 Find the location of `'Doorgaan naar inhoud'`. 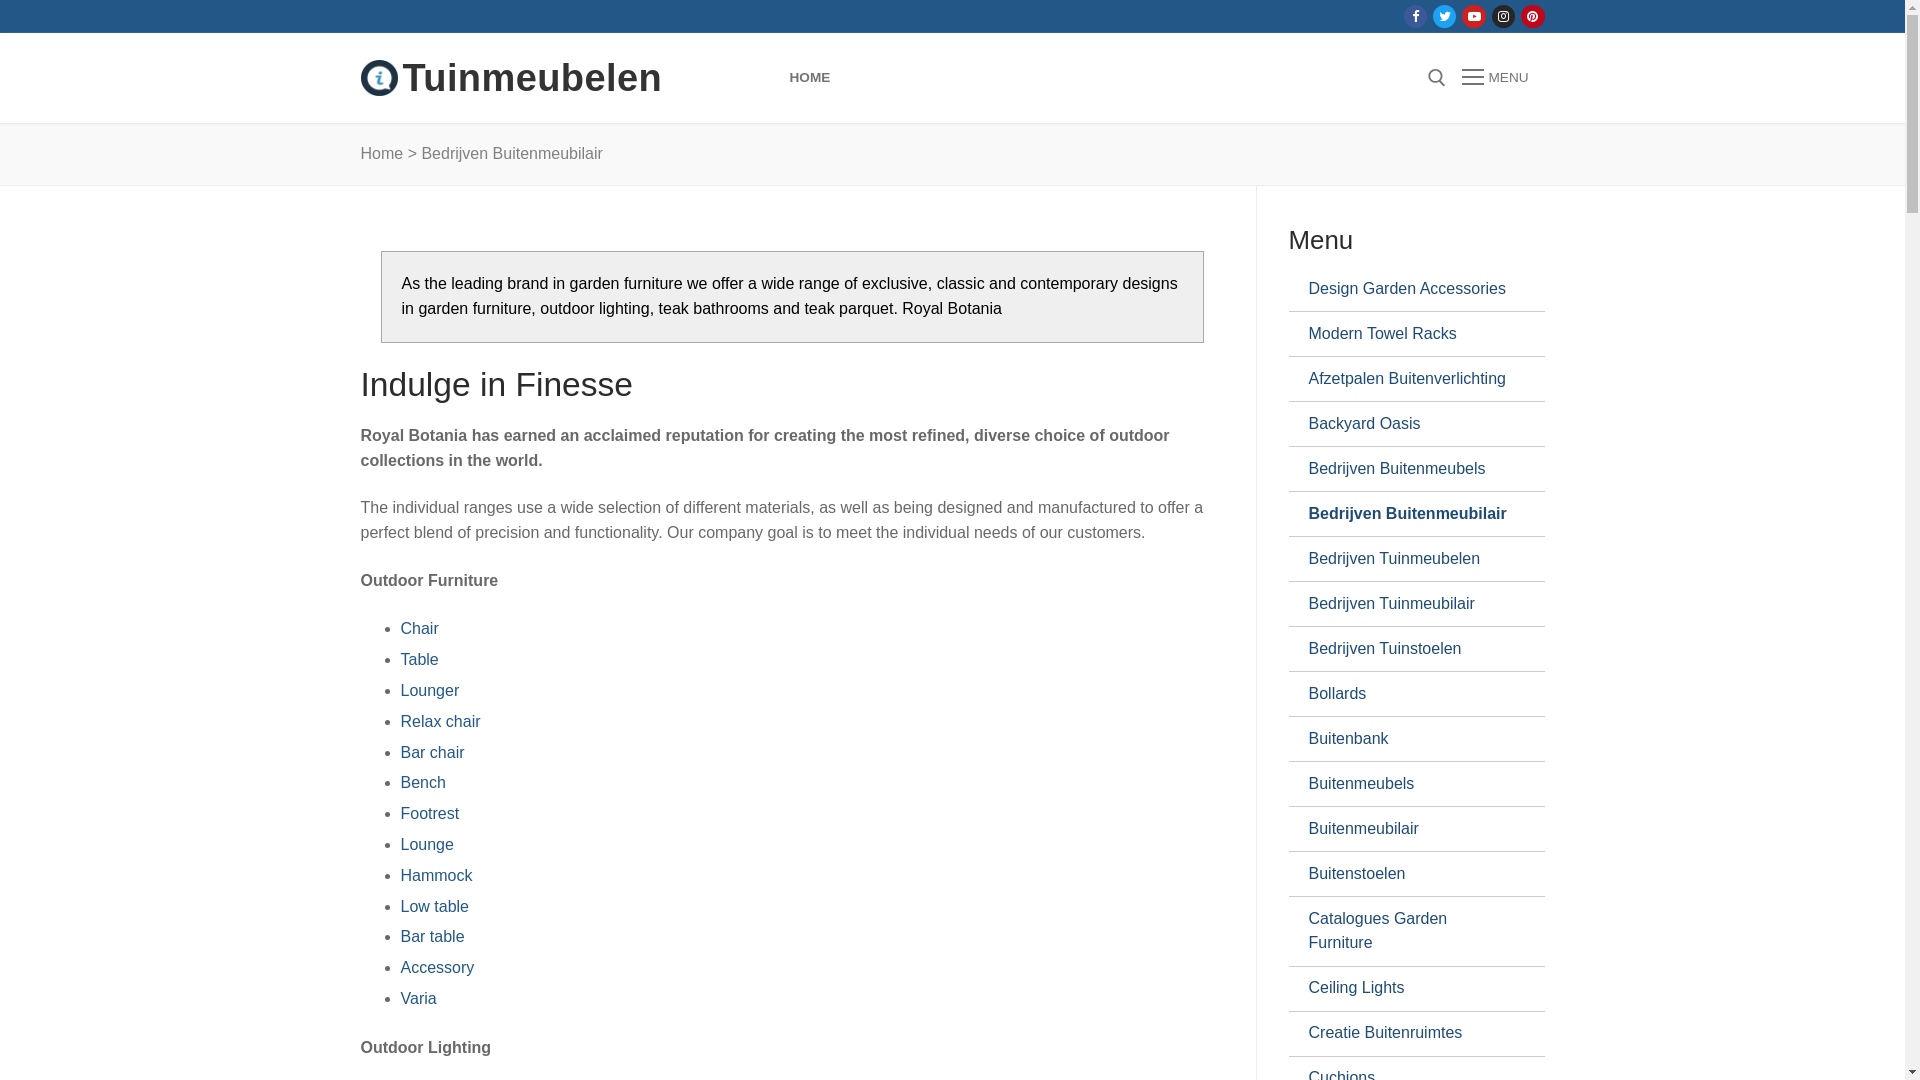

'Doorgaan naar inhoud' is located at coordinates (0, 0).